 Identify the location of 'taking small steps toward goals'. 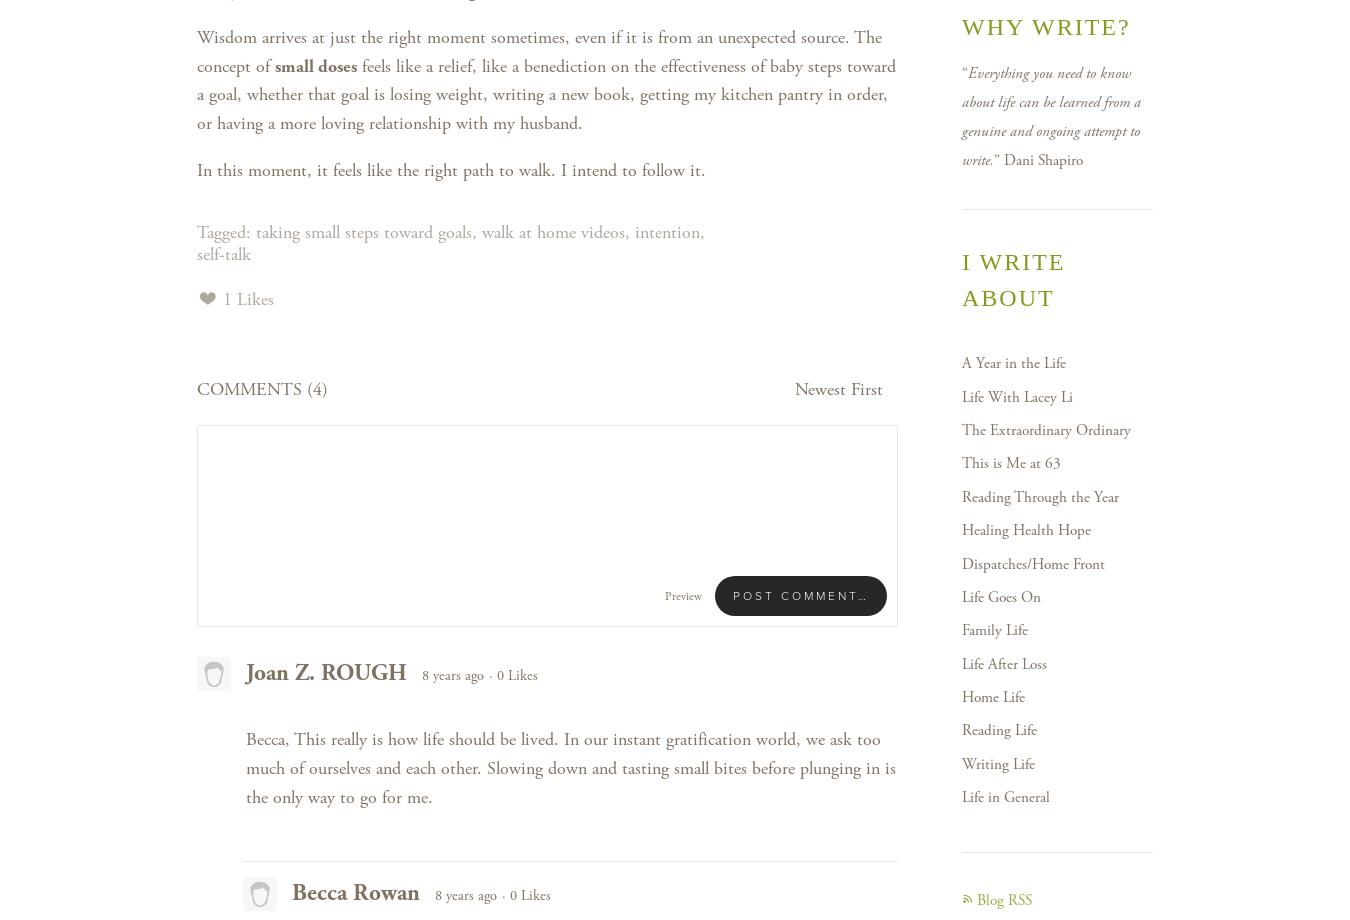
(363, 231).